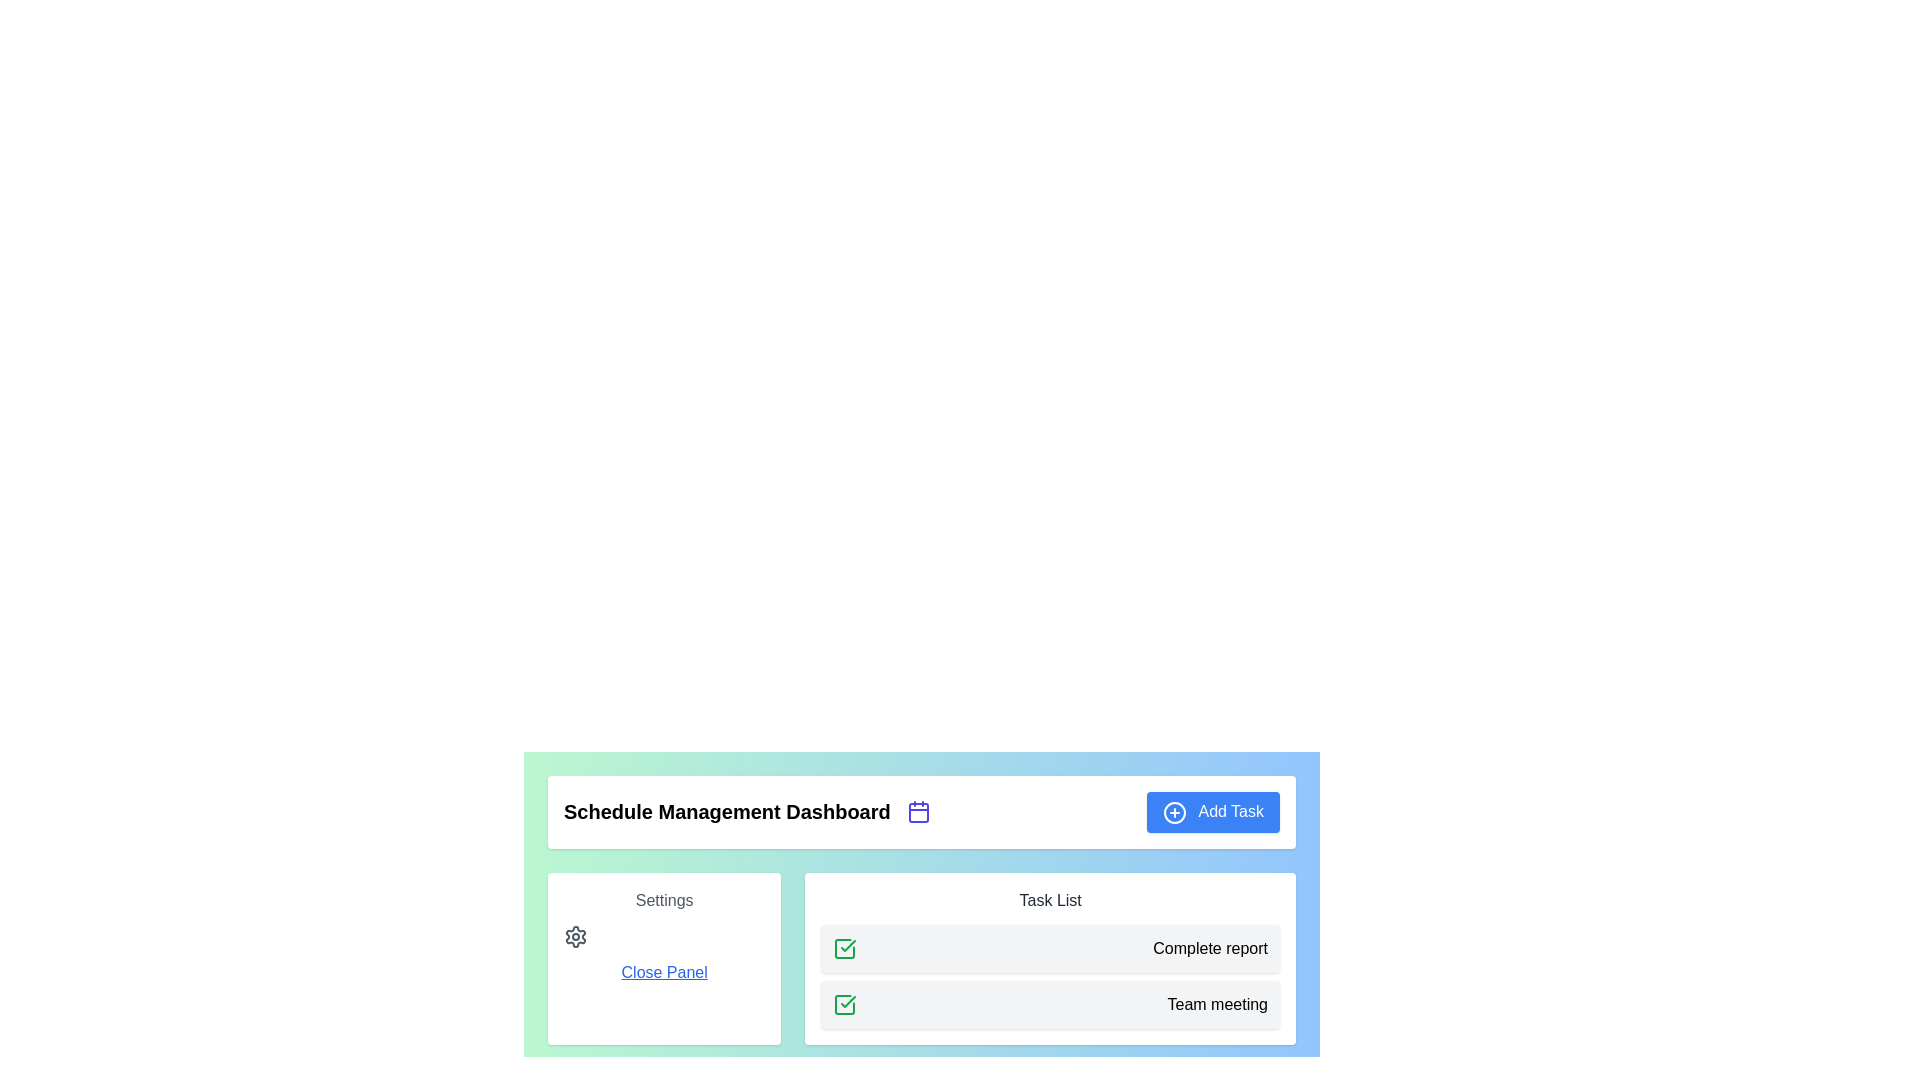 The image size is (1920, 1080). What do you see at coordinates (845, 1004) in the screenshot?
I see `the checkbox or status indicator icon located to the left of the 'Team meeting' row in the 'Task List' section` at bounding box center [845, 1004].